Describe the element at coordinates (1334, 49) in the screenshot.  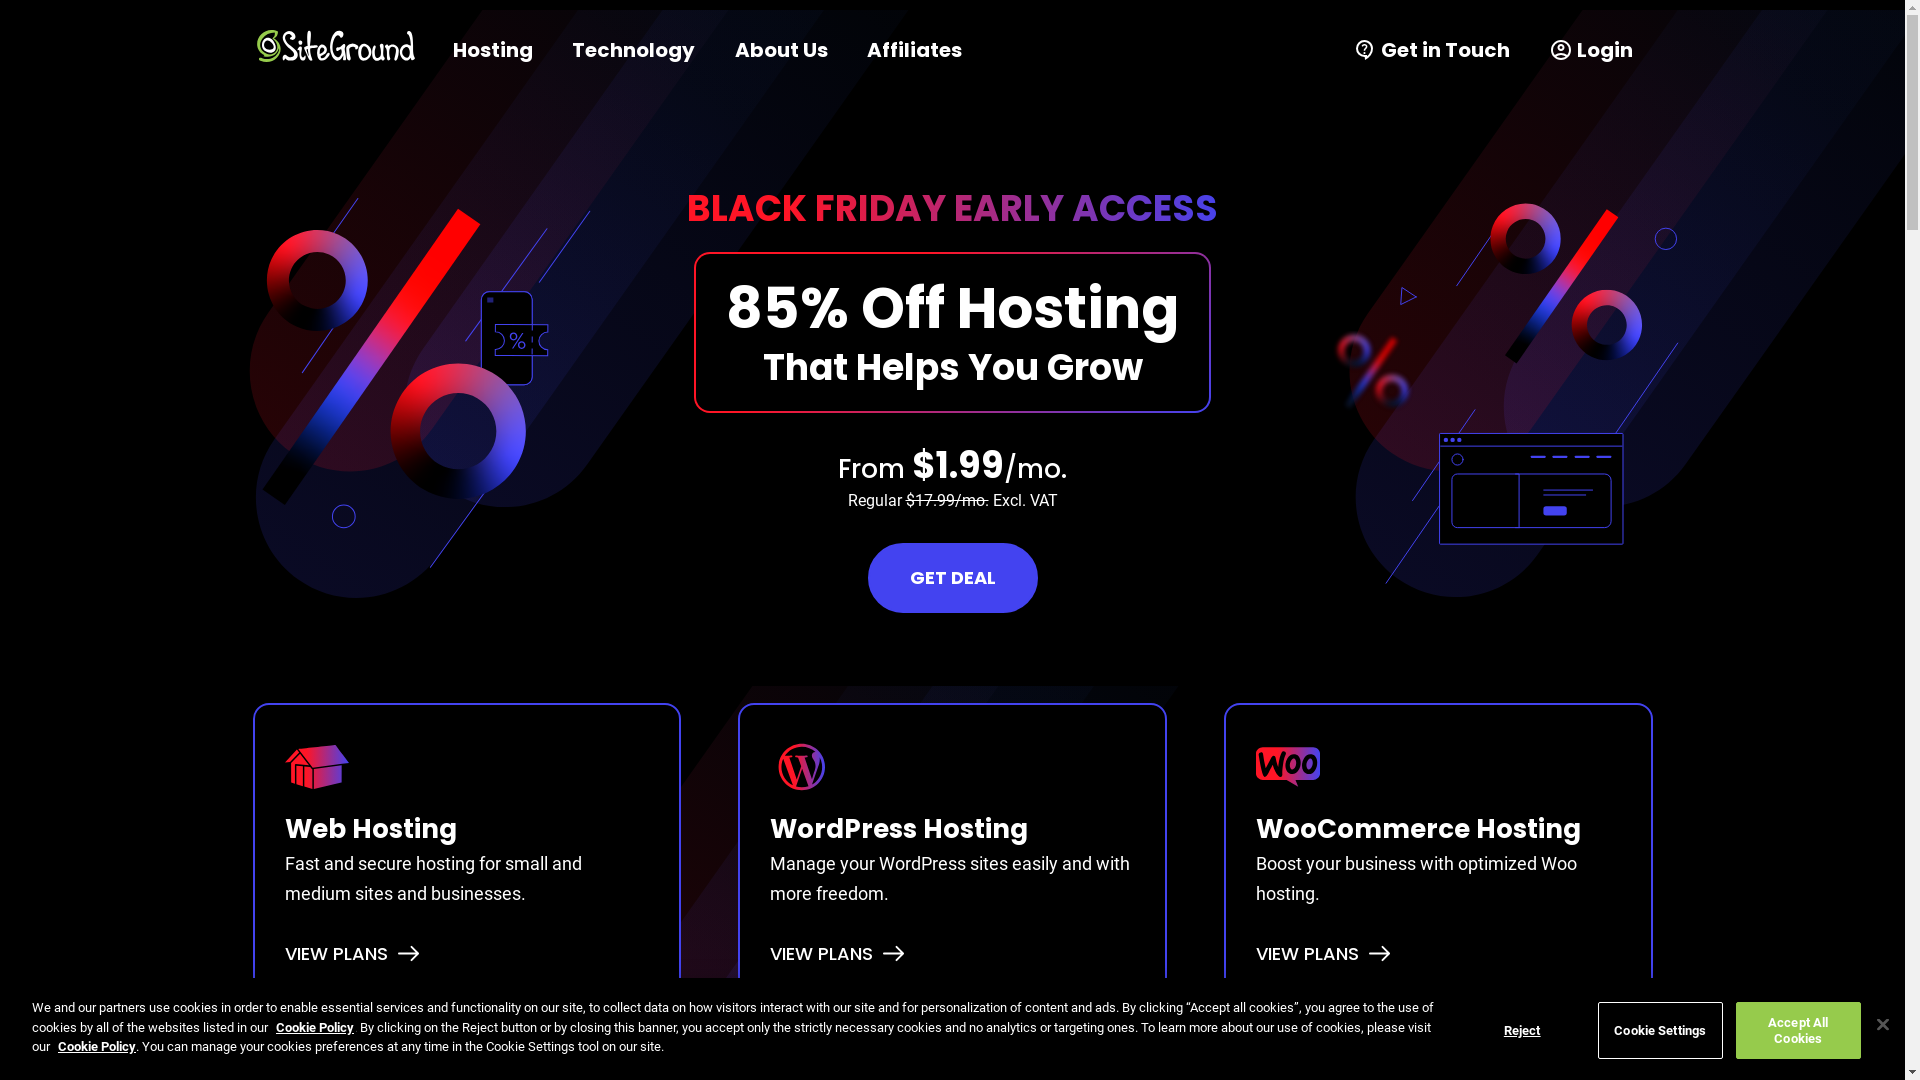
I see `'Get in Touch'` at that location.